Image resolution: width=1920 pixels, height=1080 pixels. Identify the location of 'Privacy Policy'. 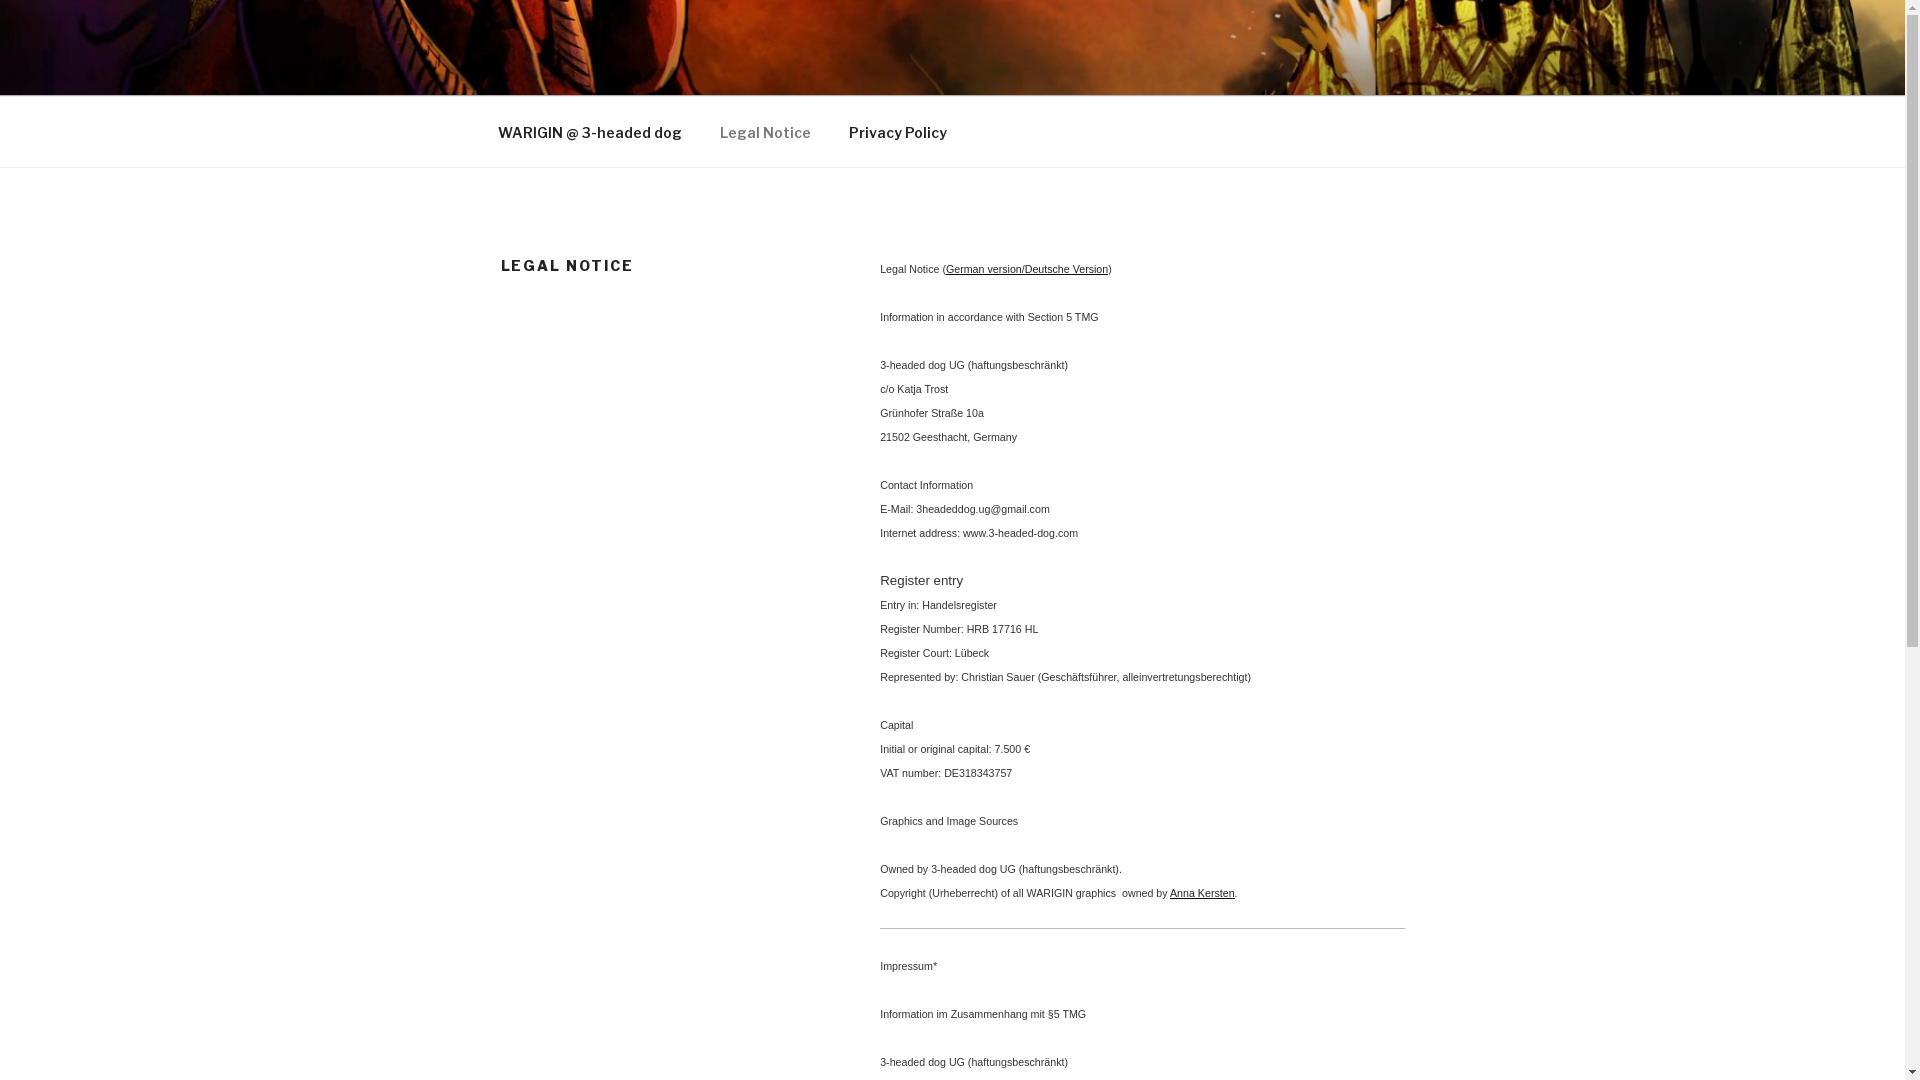
(897, 132).